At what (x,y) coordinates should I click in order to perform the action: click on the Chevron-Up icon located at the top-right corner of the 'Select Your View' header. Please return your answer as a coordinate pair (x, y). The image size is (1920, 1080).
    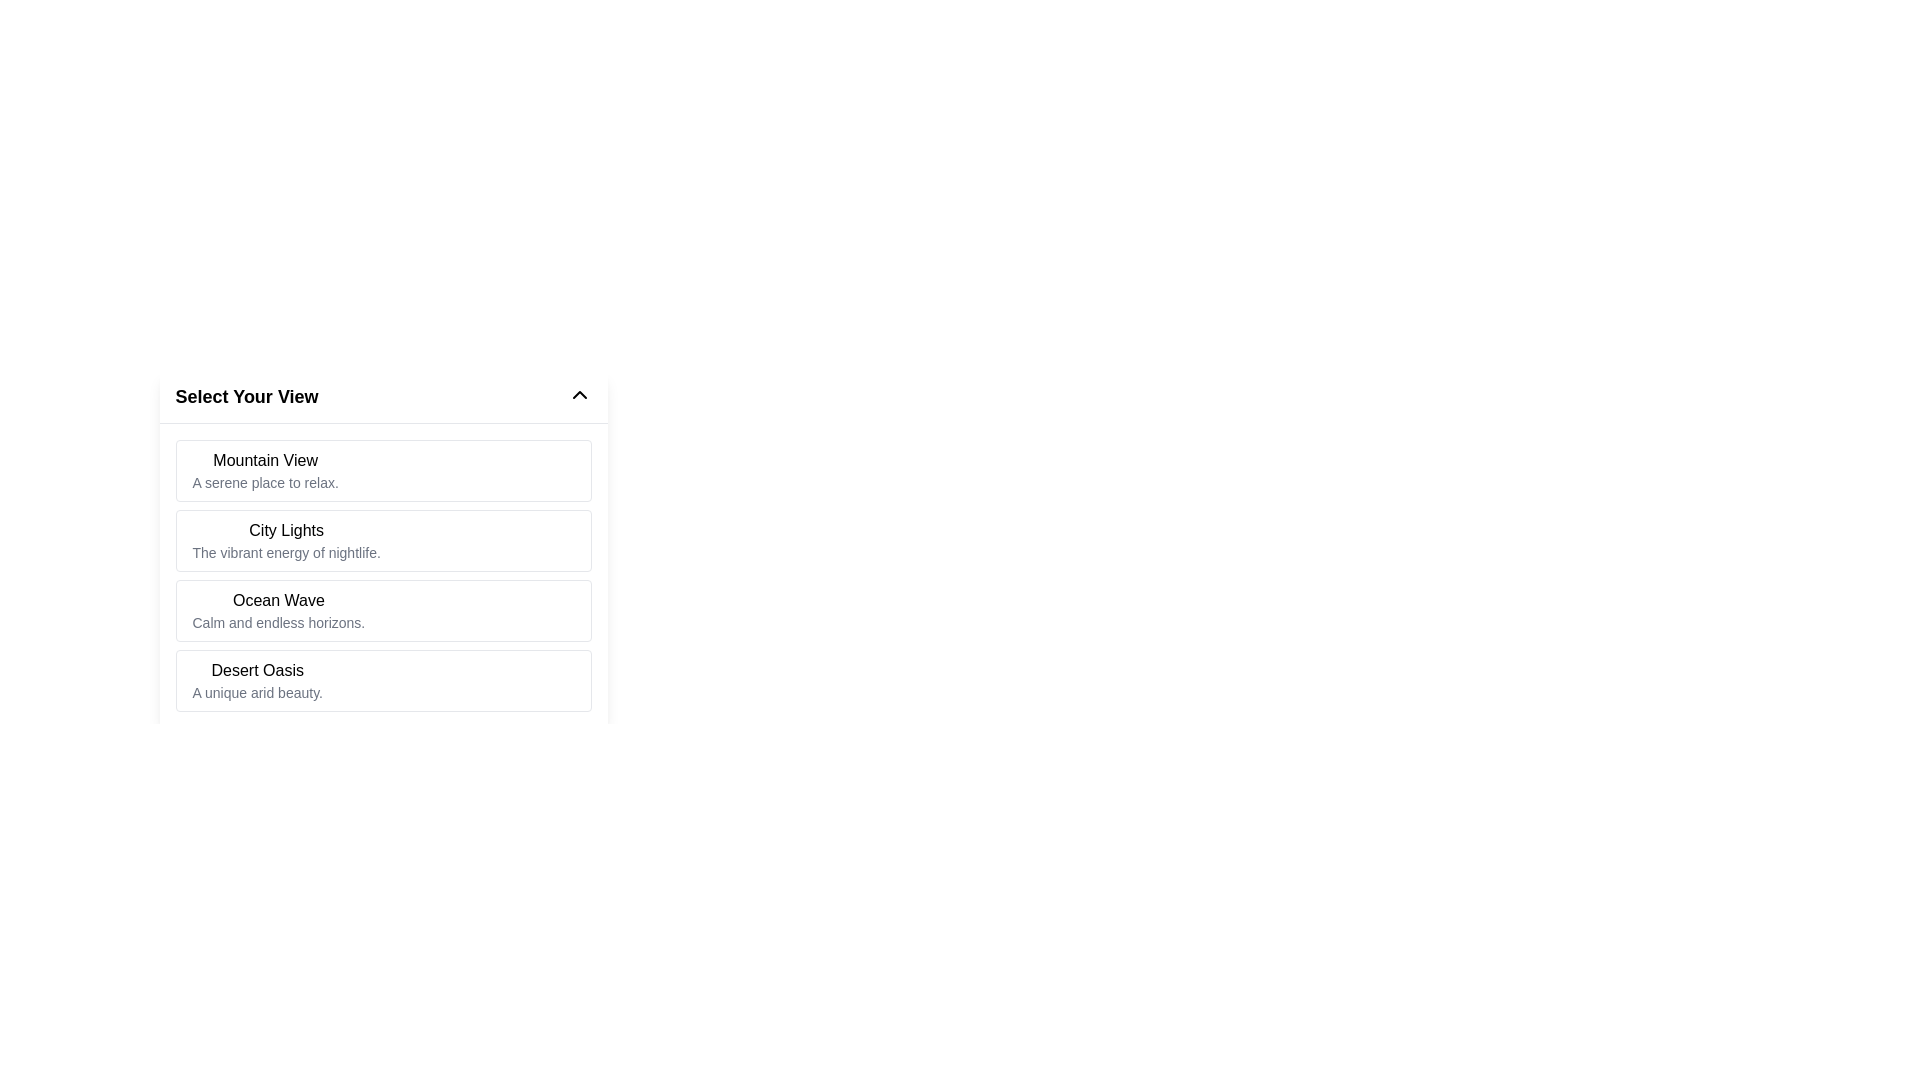
    Looking at the image, I should click on (578, 394).